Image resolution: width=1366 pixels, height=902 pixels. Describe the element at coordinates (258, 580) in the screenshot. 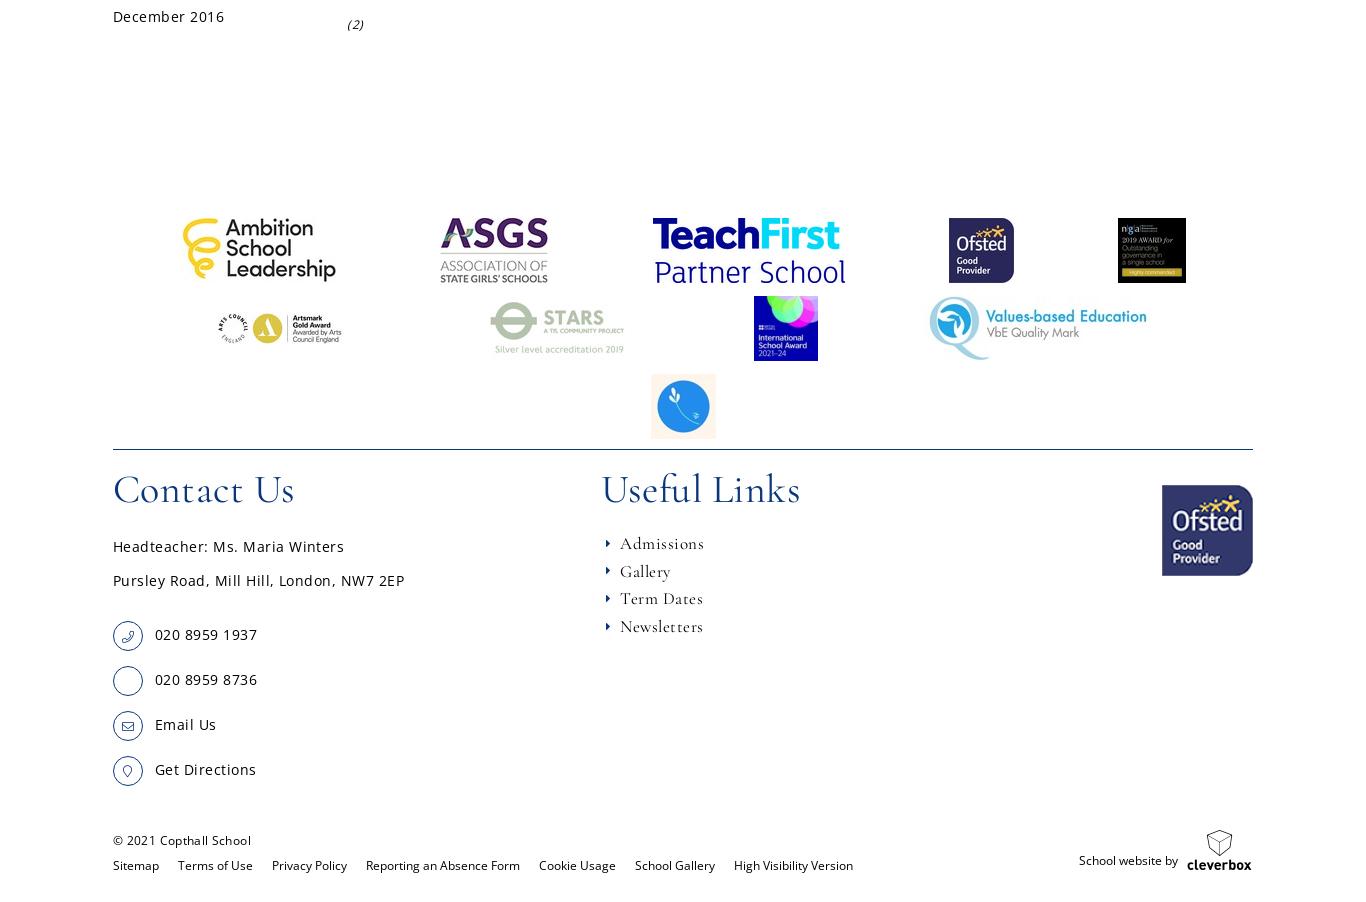

I see `'Pursley Road, Mill Hill, London, NW7 2EP'` at that location.